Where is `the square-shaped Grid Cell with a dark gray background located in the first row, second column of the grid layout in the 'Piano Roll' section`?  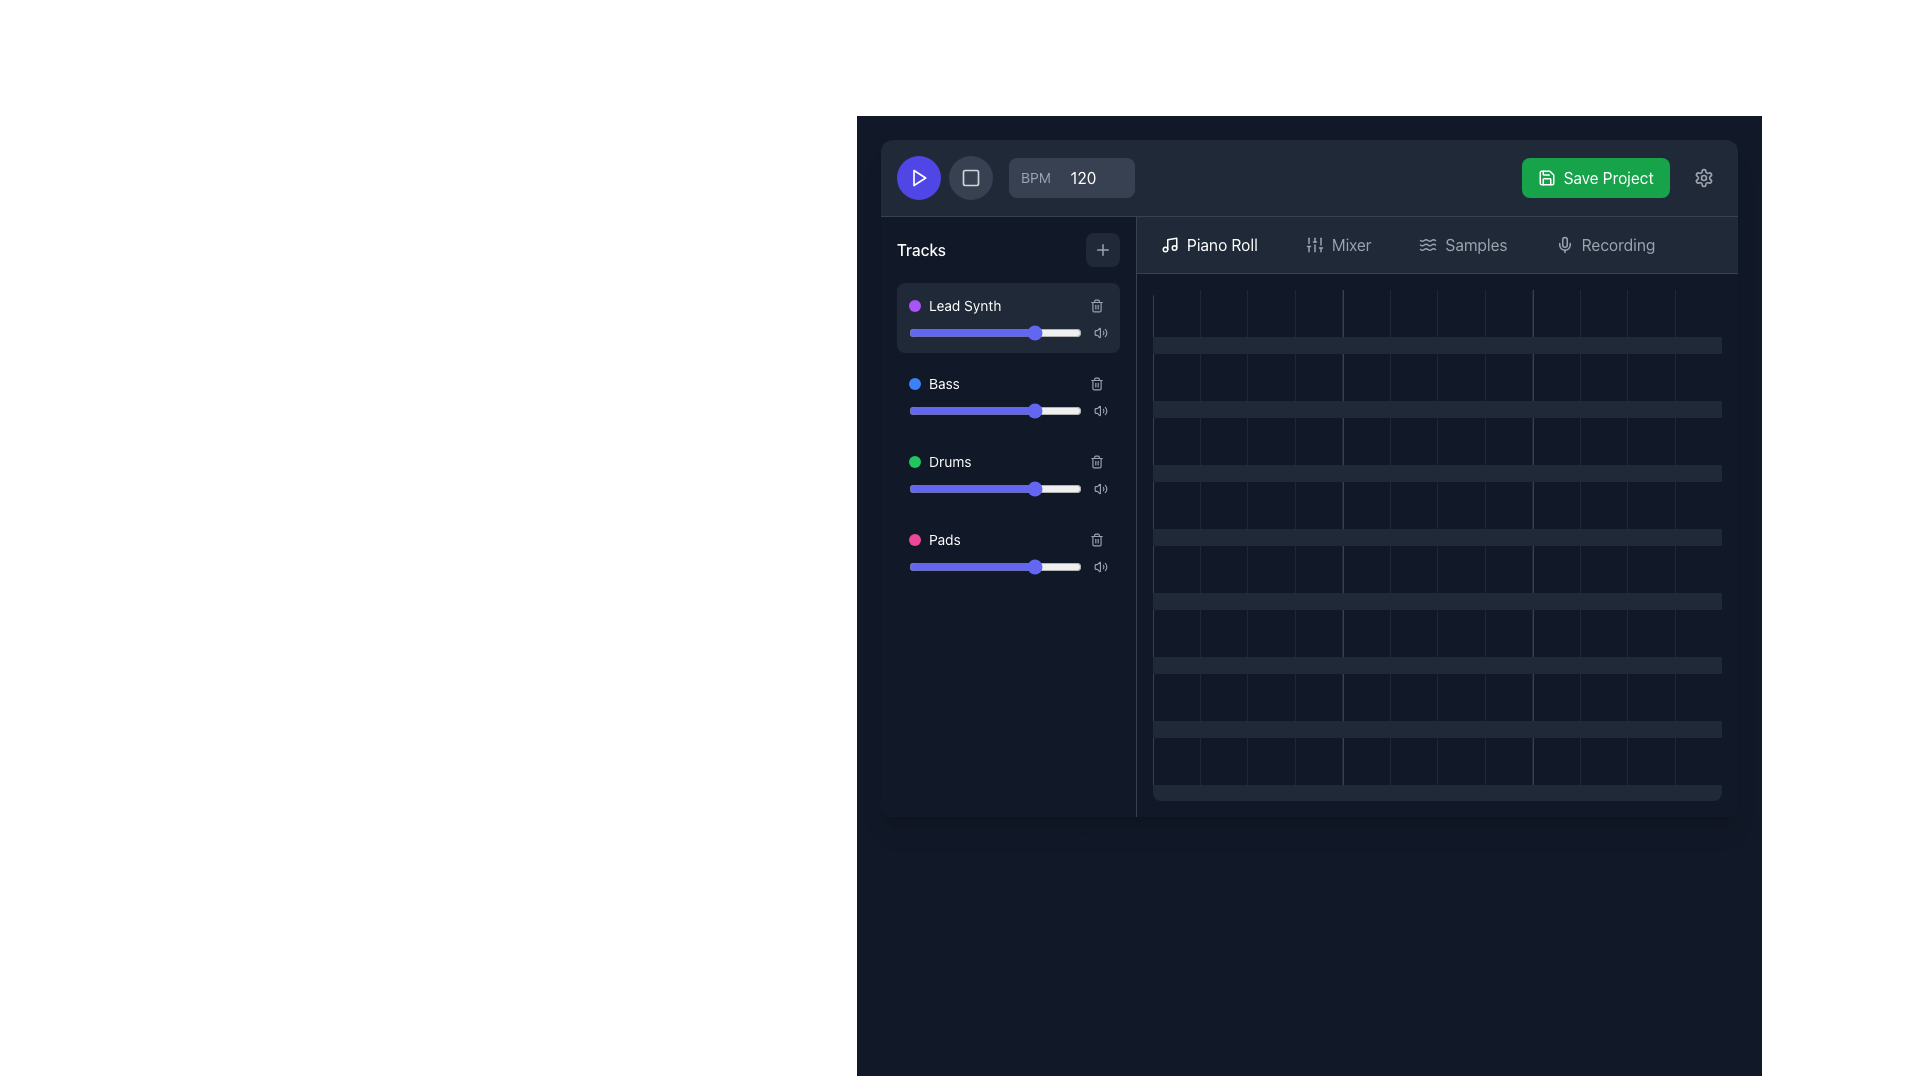 the square-shaped Grid Cell with a dark gray background located in the first row, second column of the grid layout in the 'Piano Roll' section is located at coordinates (1222, 313).